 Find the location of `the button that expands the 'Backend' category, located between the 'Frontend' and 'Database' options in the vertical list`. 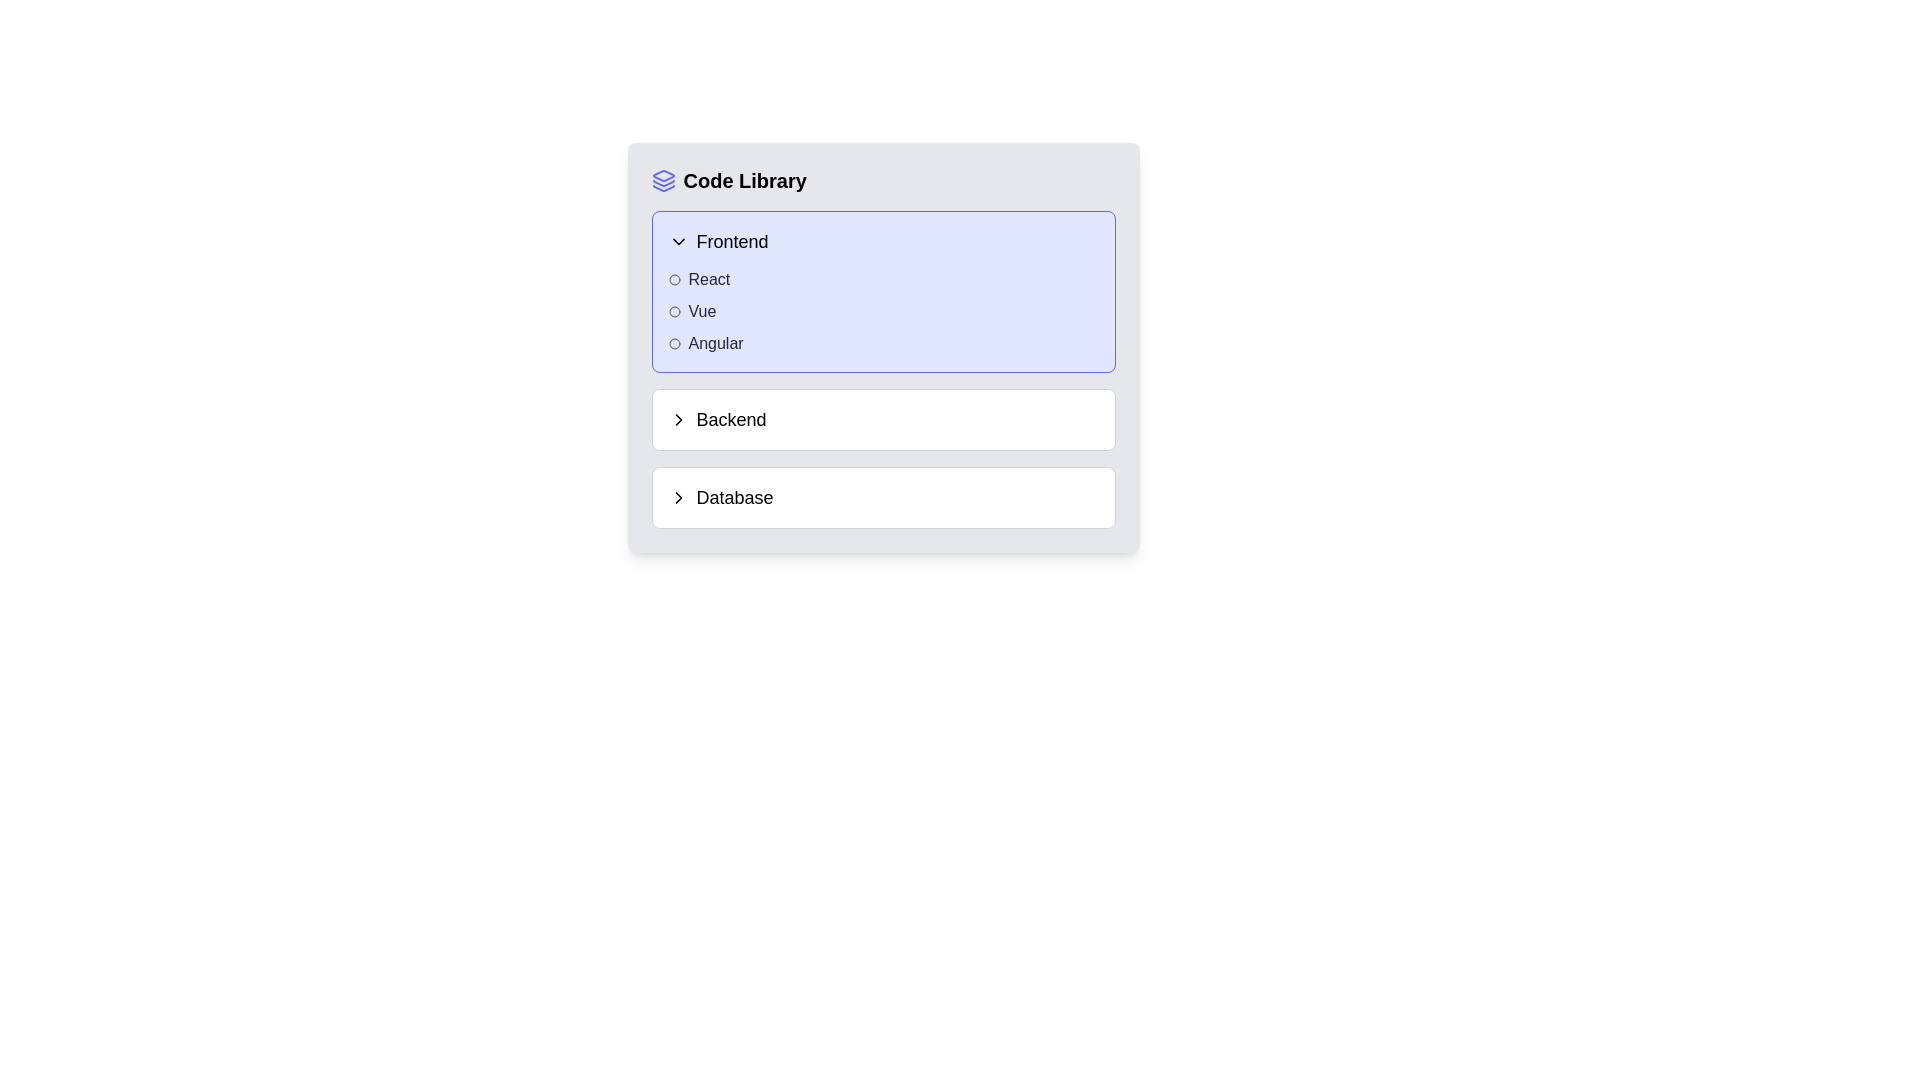

the button that expands the 'Backend' category, located between the 'Frontend' and 'Database' options in the vertical list is located at coordinates (882, 419).